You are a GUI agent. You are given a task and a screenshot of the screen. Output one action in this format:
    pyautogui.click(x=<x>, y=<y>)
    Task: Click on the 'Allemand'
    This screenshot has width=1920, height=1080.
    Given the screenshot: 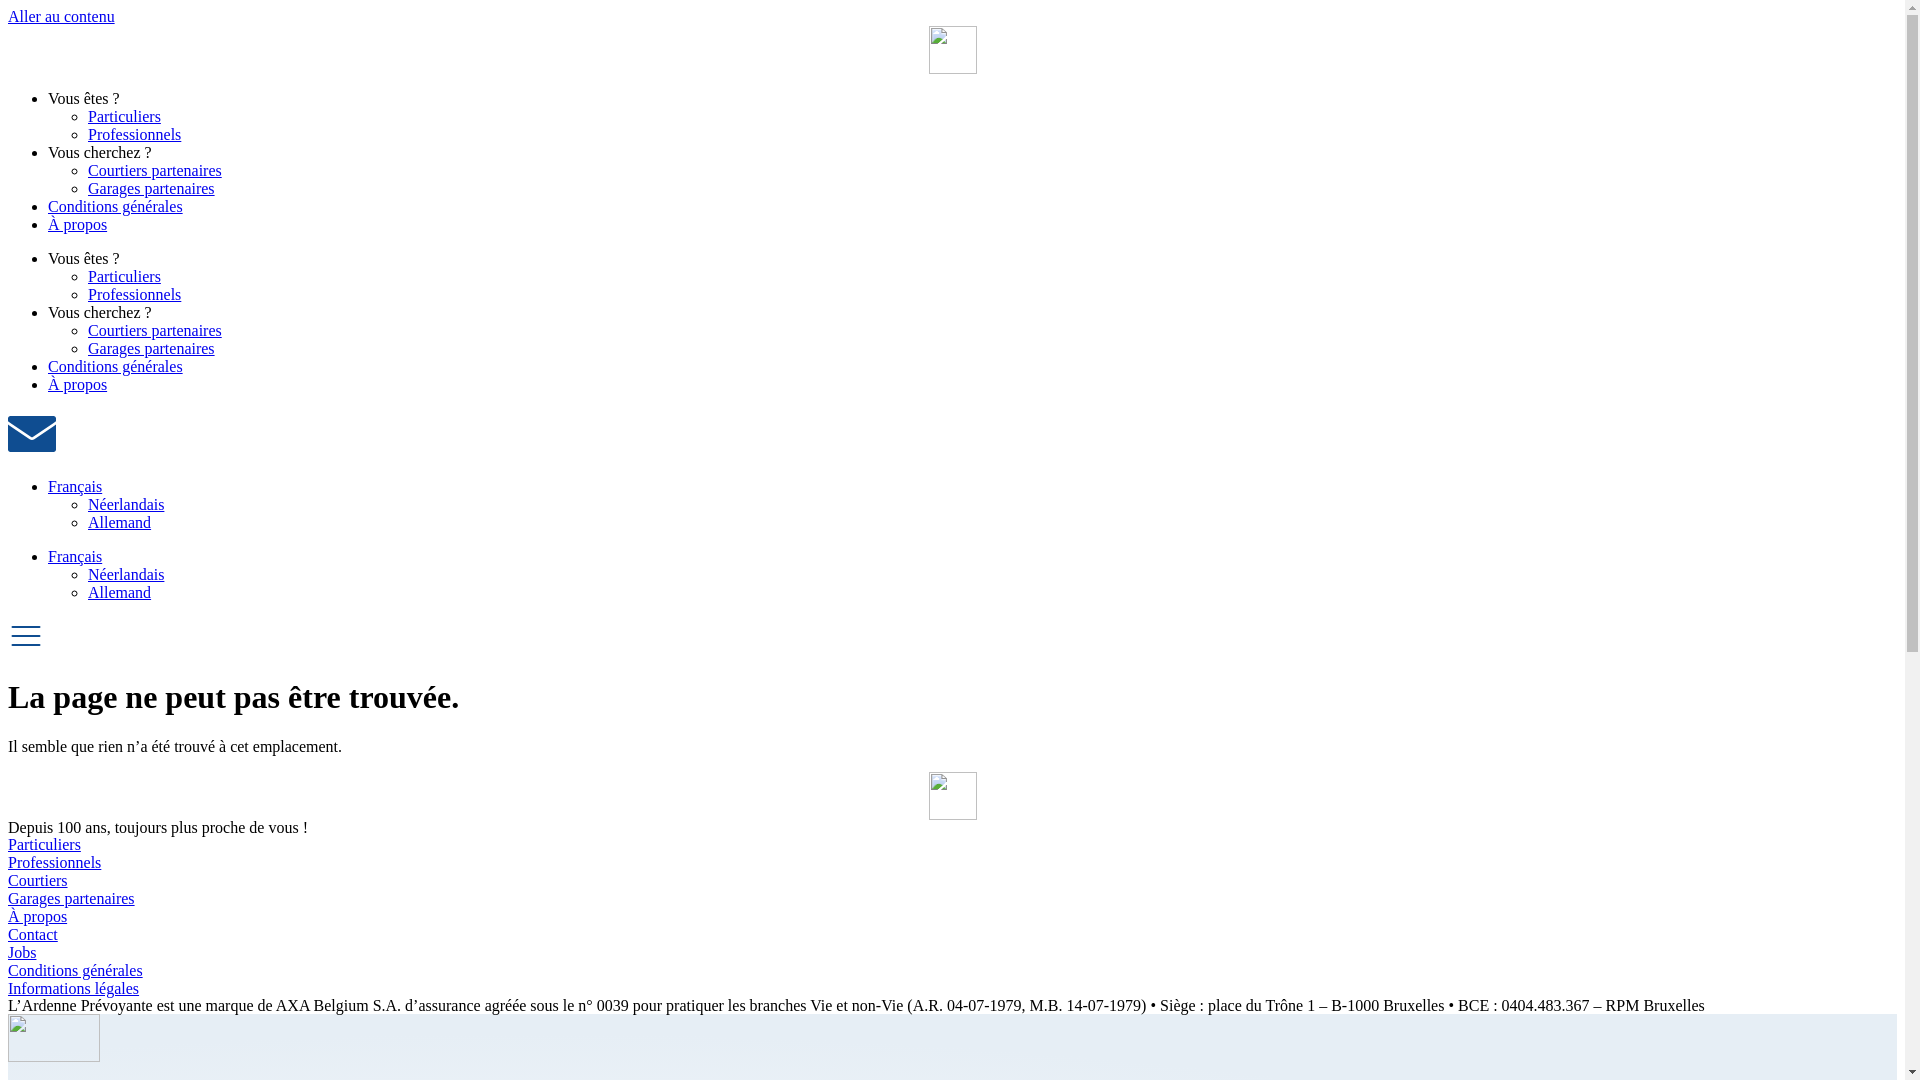 What is the action you would take?
    pyautogui.click(x=86, y=521)
    